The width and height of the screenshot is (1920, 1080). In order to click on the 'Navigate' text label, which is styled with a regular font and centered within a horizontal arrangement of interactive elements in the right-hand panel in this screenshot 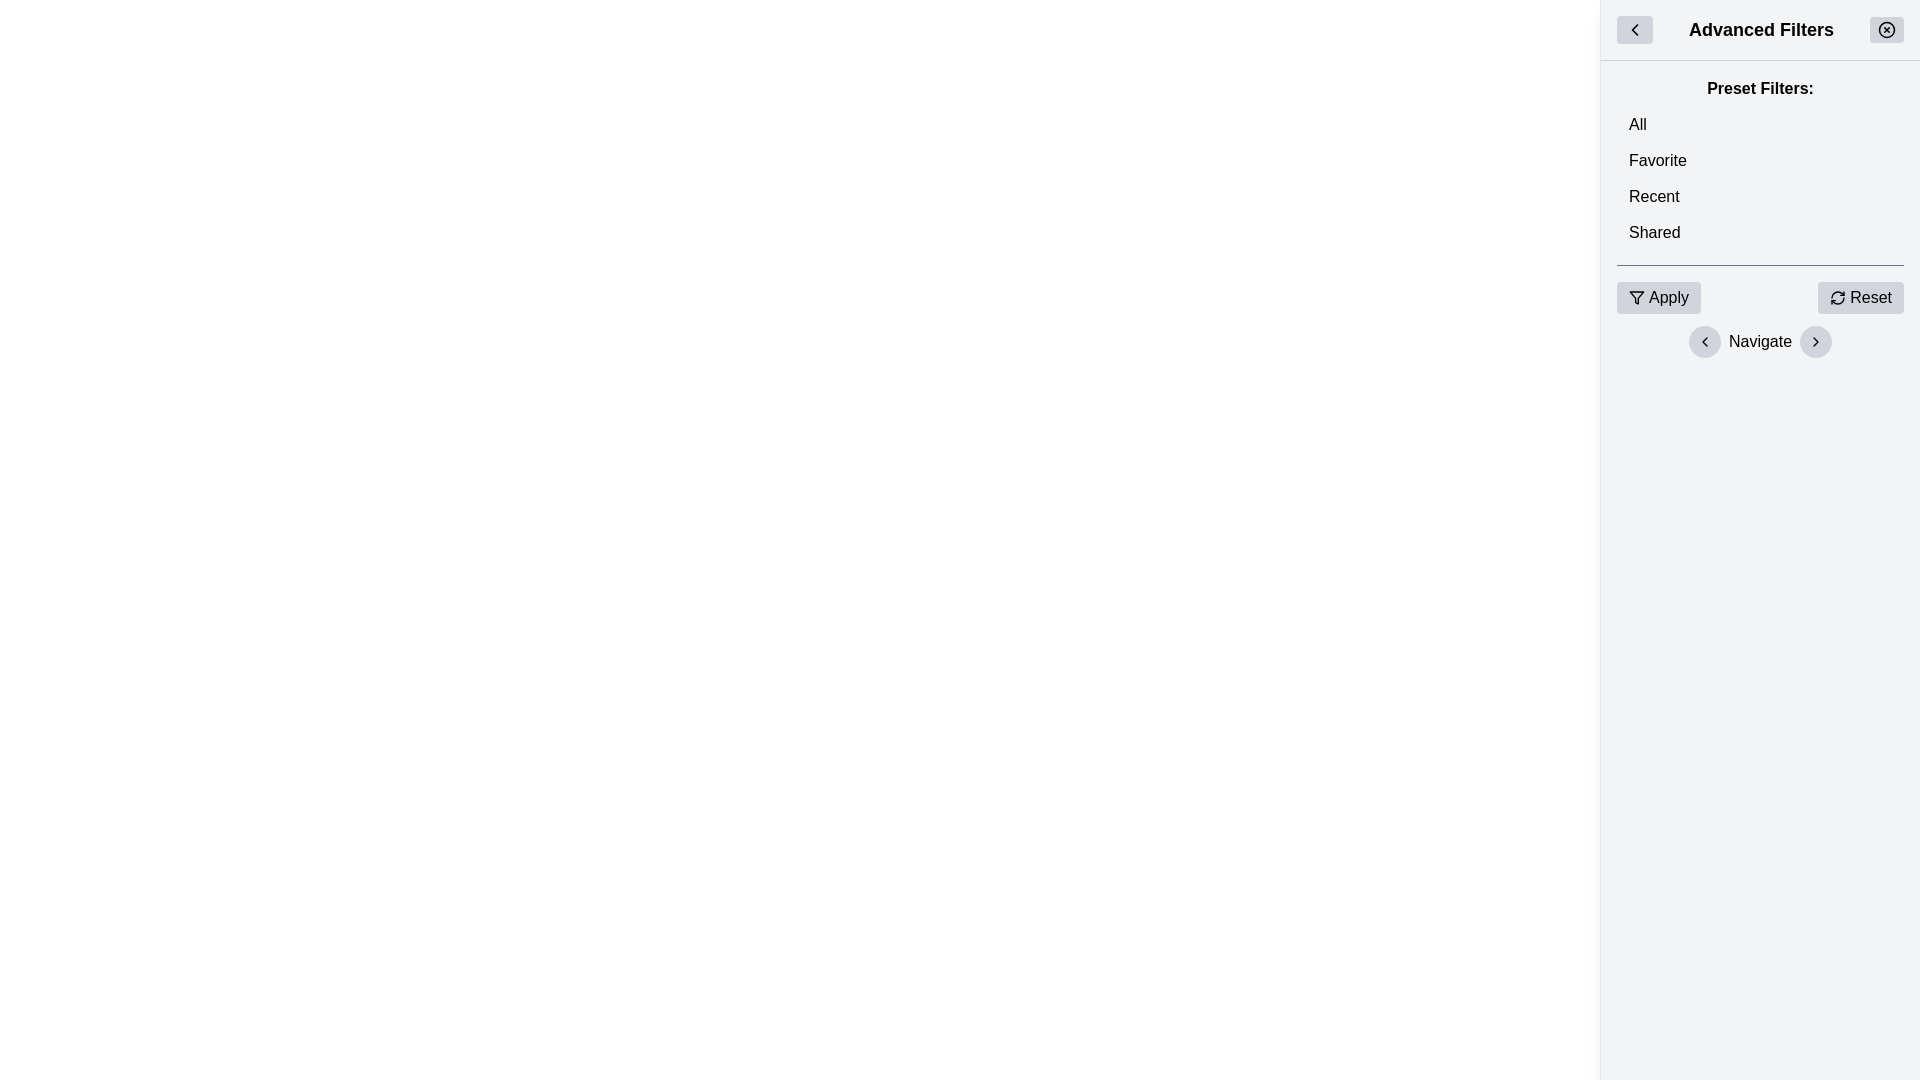, I will do `click(1760, 341)`.